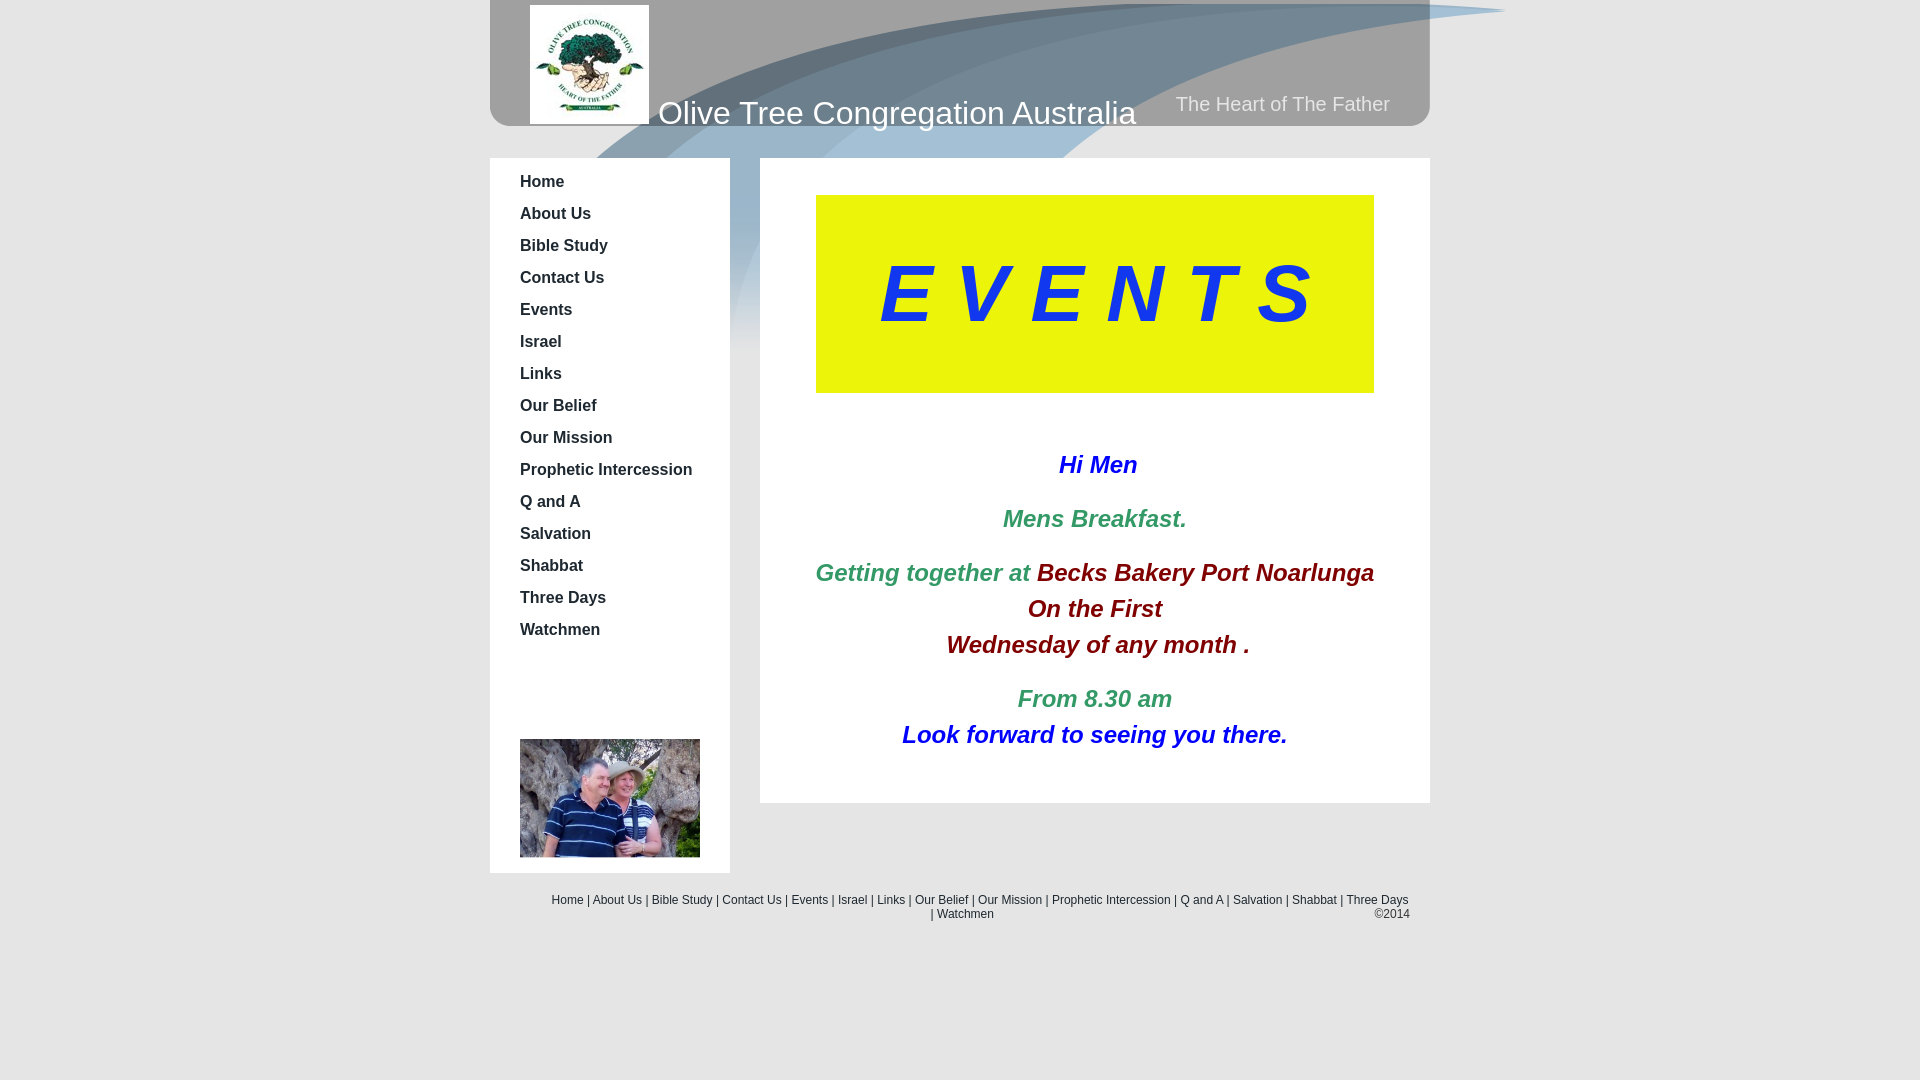 The height and width of the screenshot is (1080, 1920). I want to click on 'Home', so click(542, 181).